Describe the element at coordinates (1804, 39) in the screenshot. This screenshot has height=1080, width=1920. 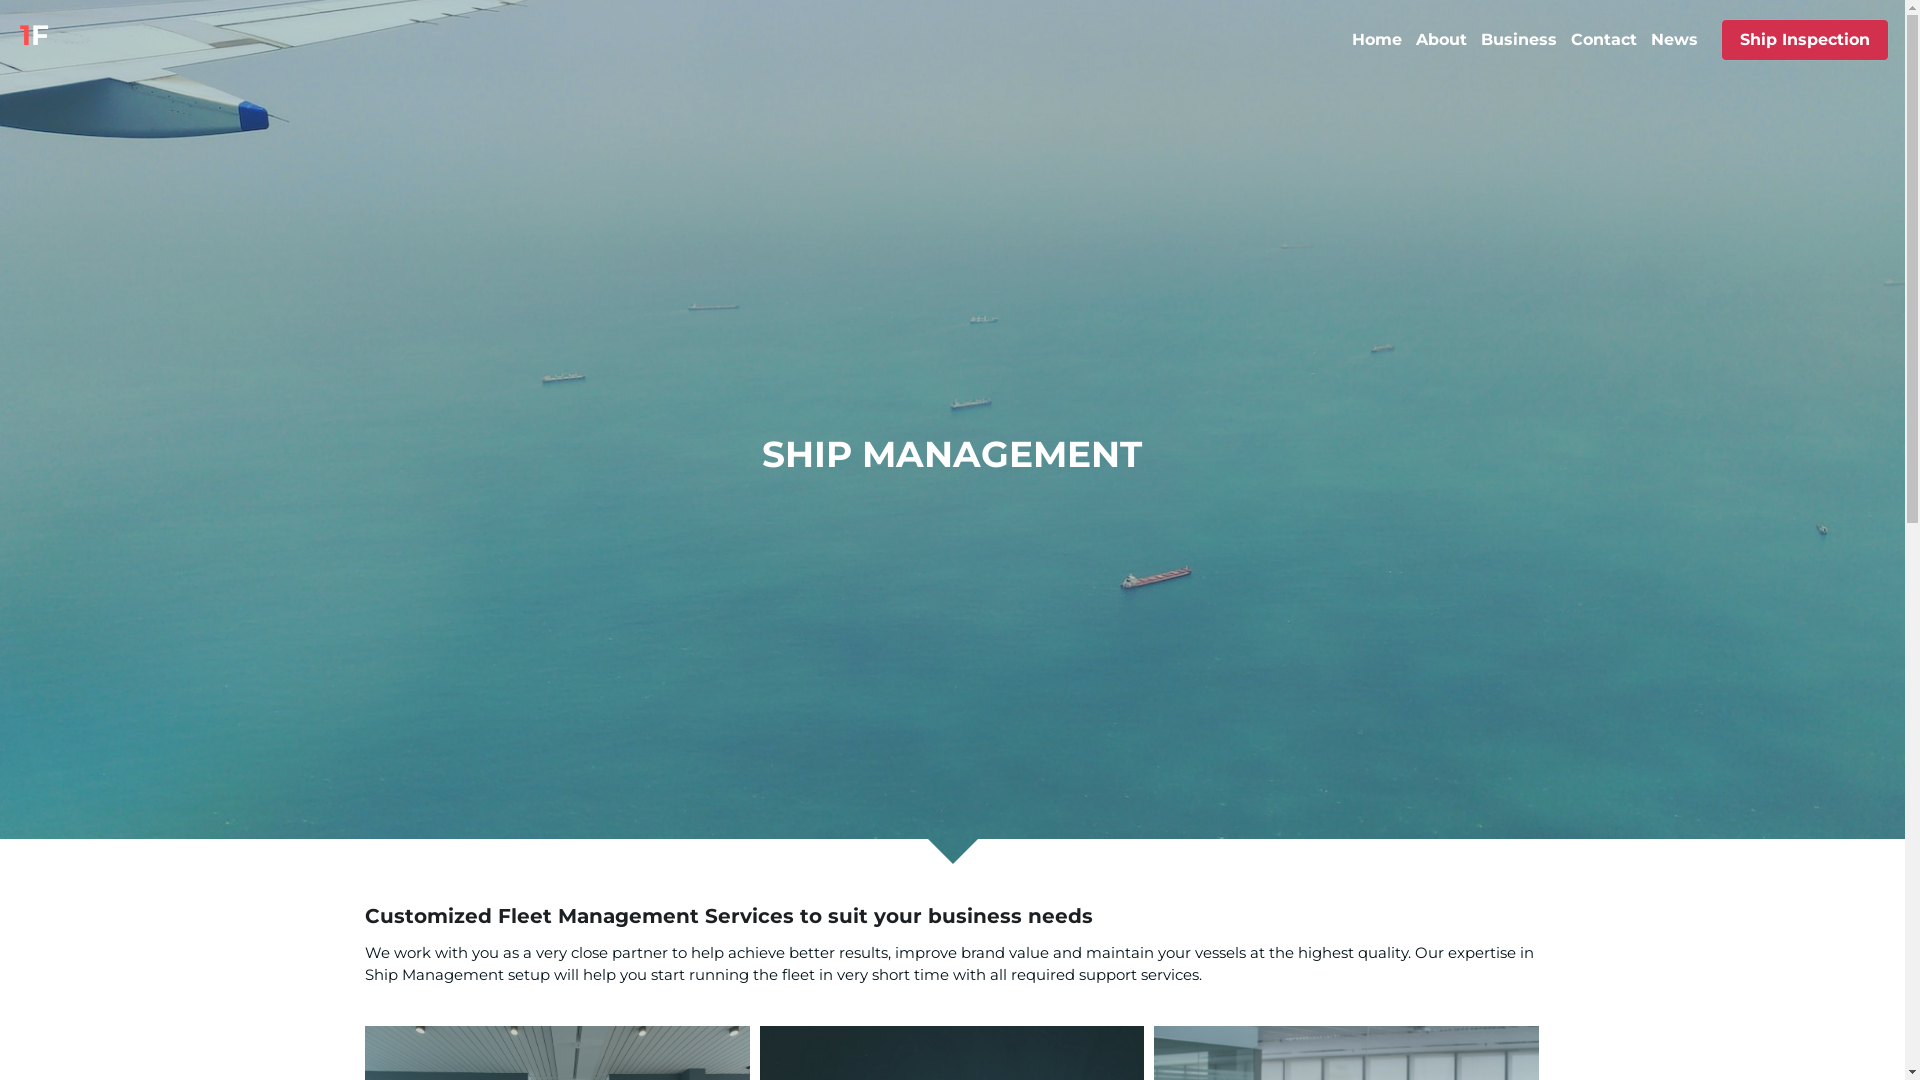
I see `'Ship Inspection'` at that location.